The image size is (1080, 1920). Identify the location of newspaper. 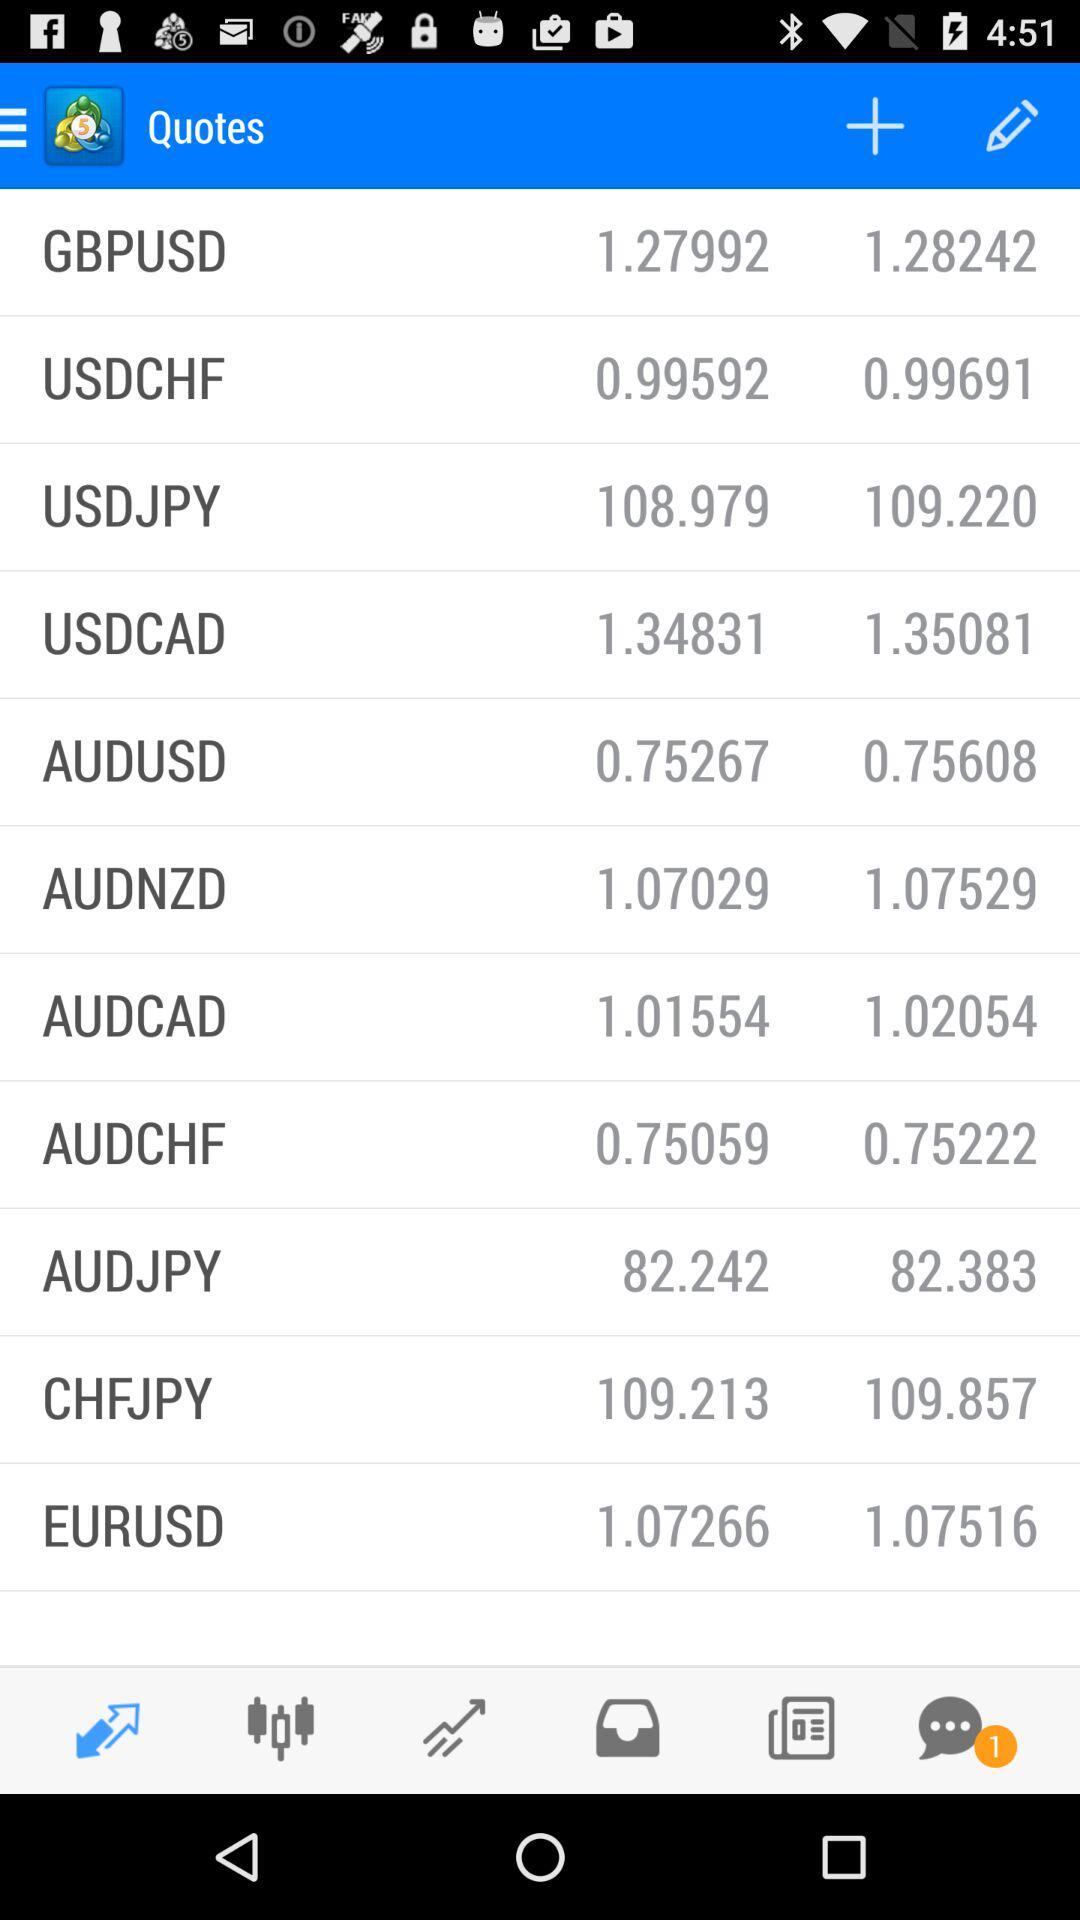
(799, 1727).